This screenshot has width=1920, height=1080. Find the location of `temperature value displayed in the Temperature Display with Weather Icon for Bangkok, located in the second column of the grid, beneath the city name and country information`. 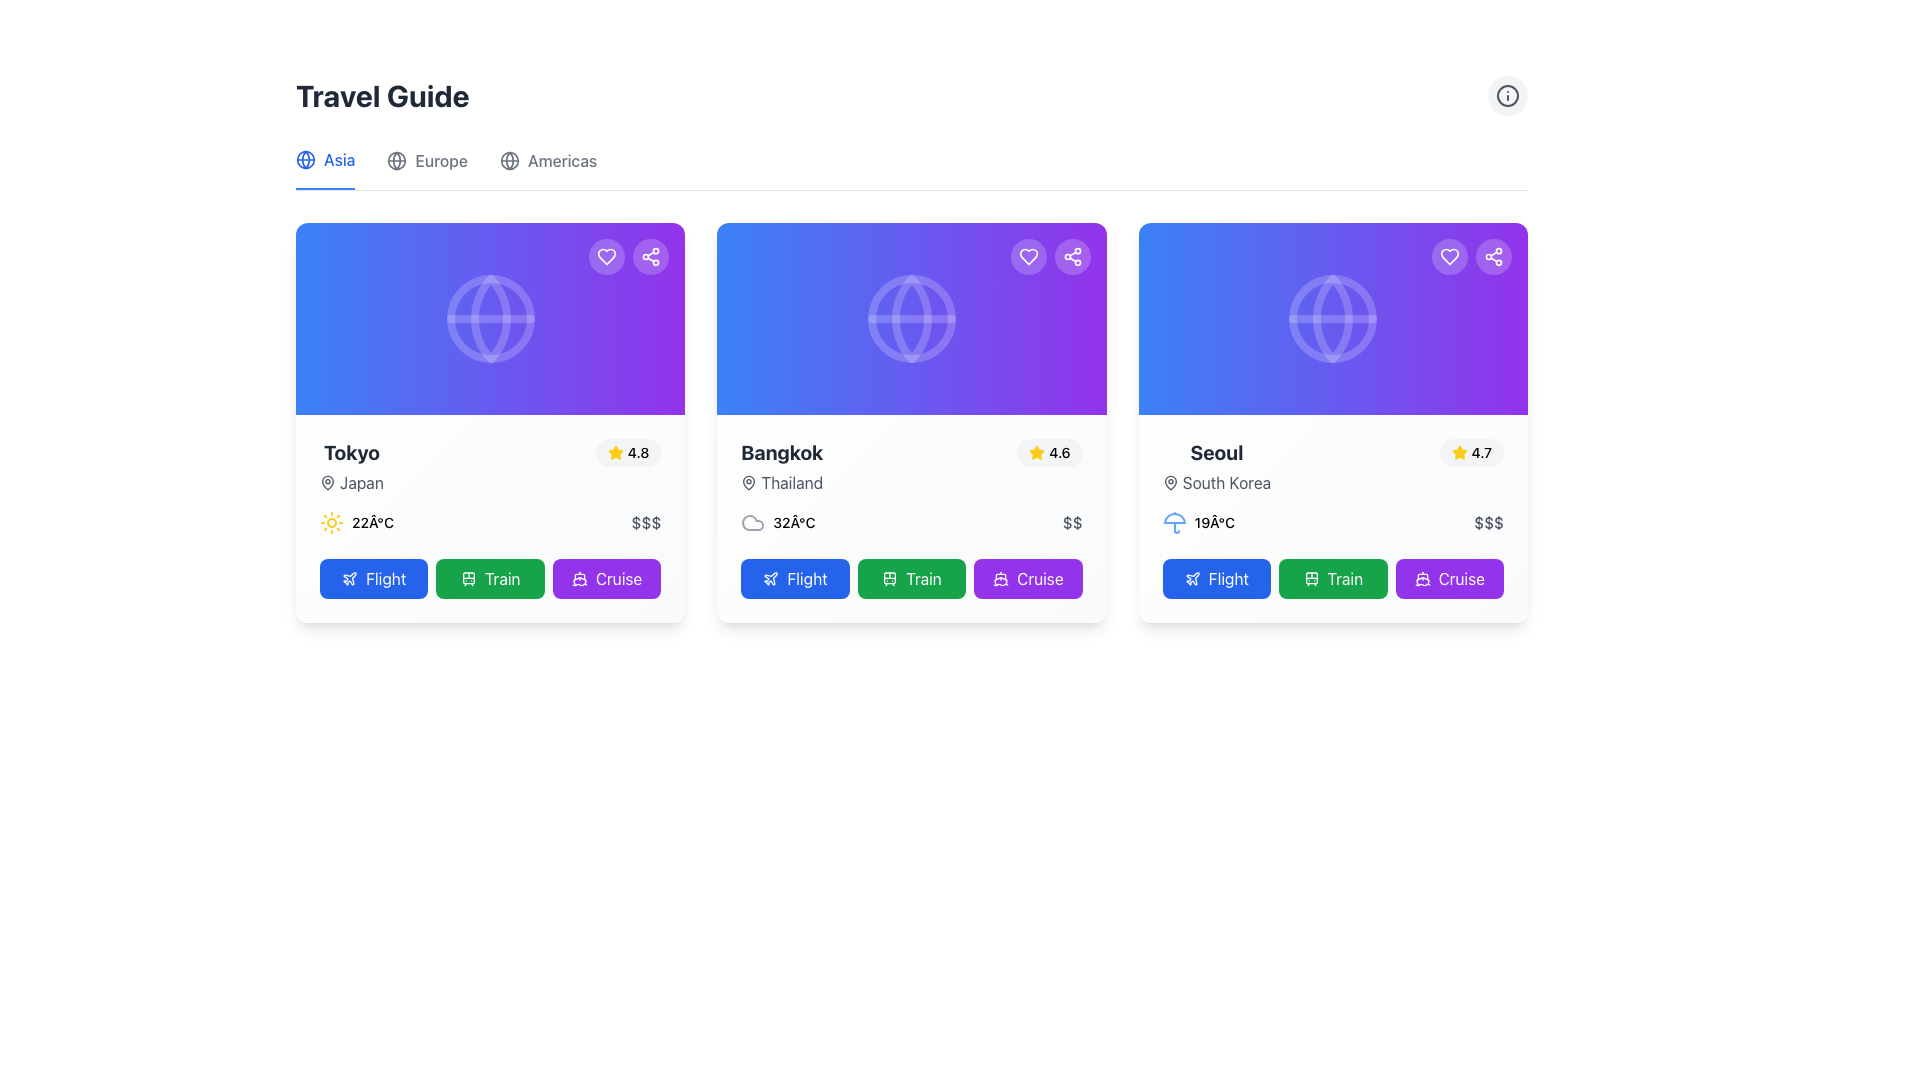

temperature value displayed in the Temperature Display with Weather Icon for Bangkok, located in the second column of the grid, beneath the city name and country information is located at coordinates (777, 522).